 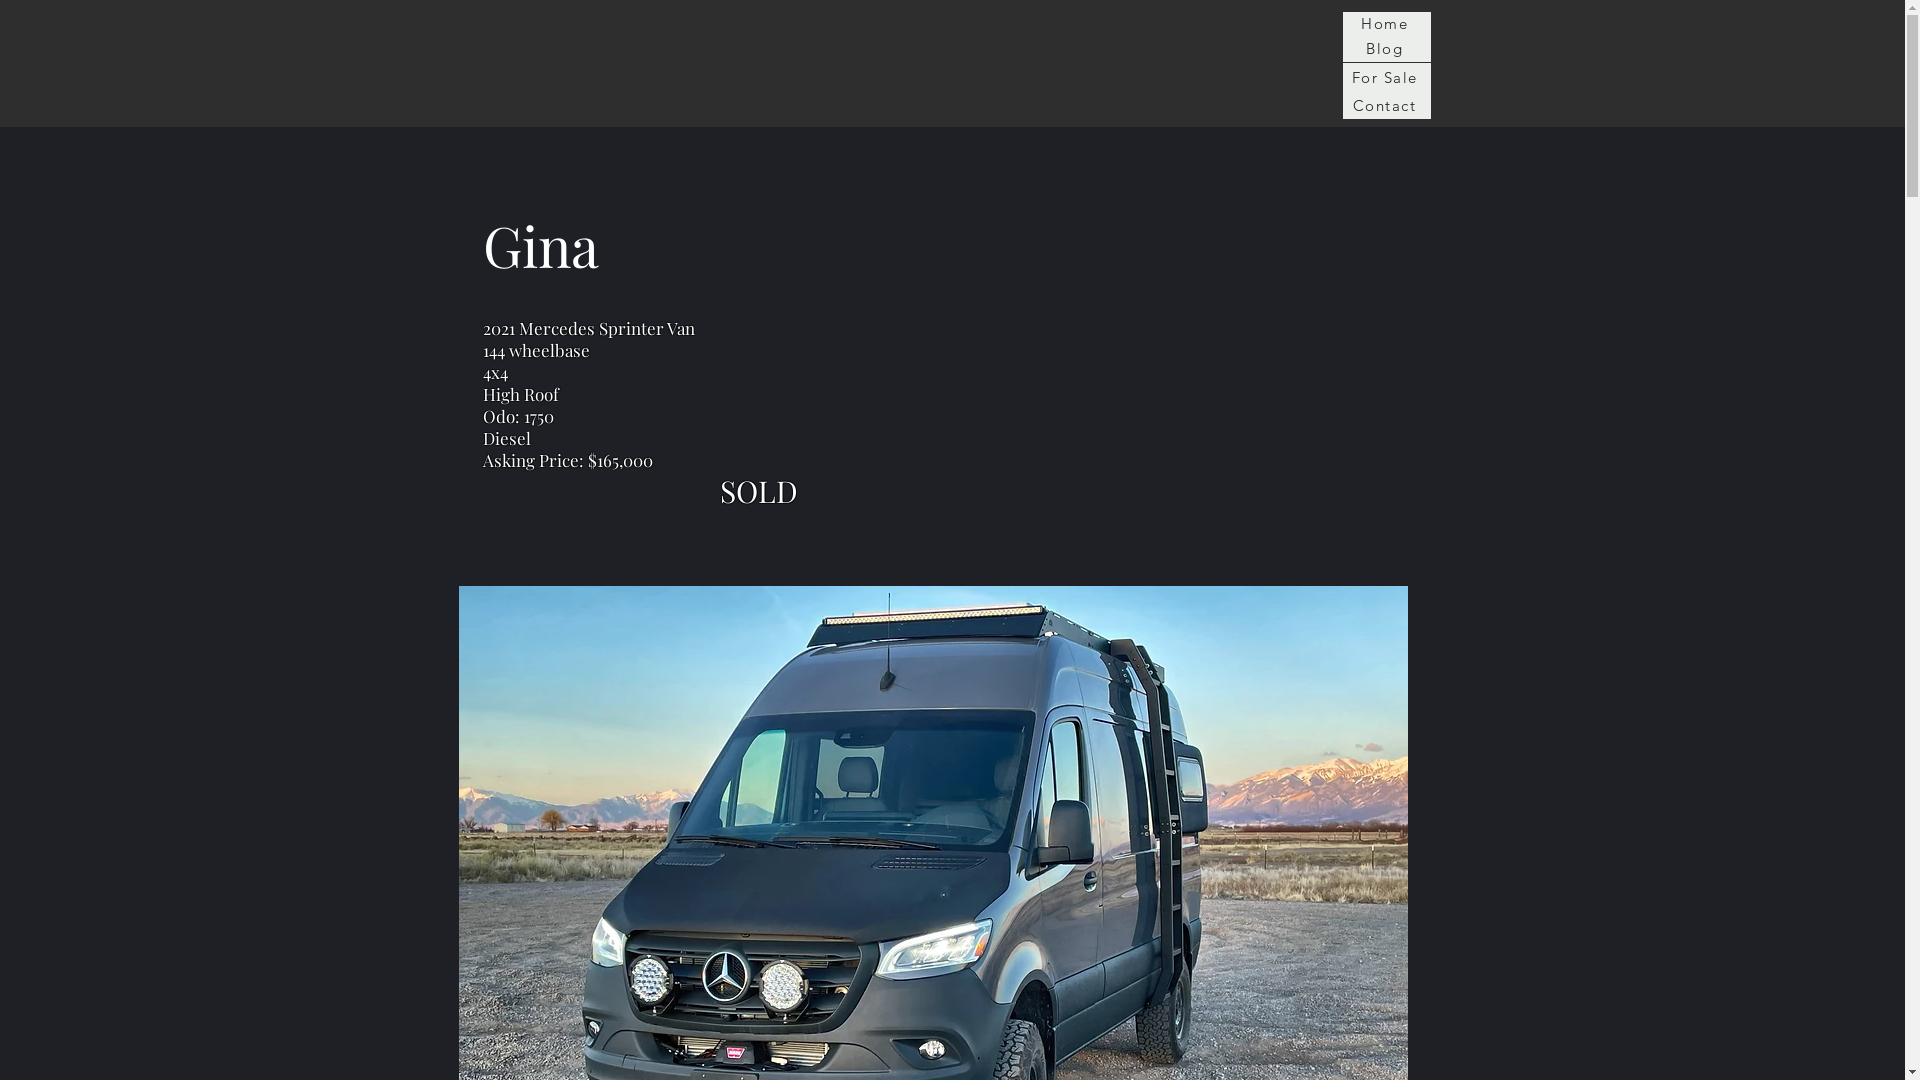 I want to click on 'Home', so click(x=1385, y=23).